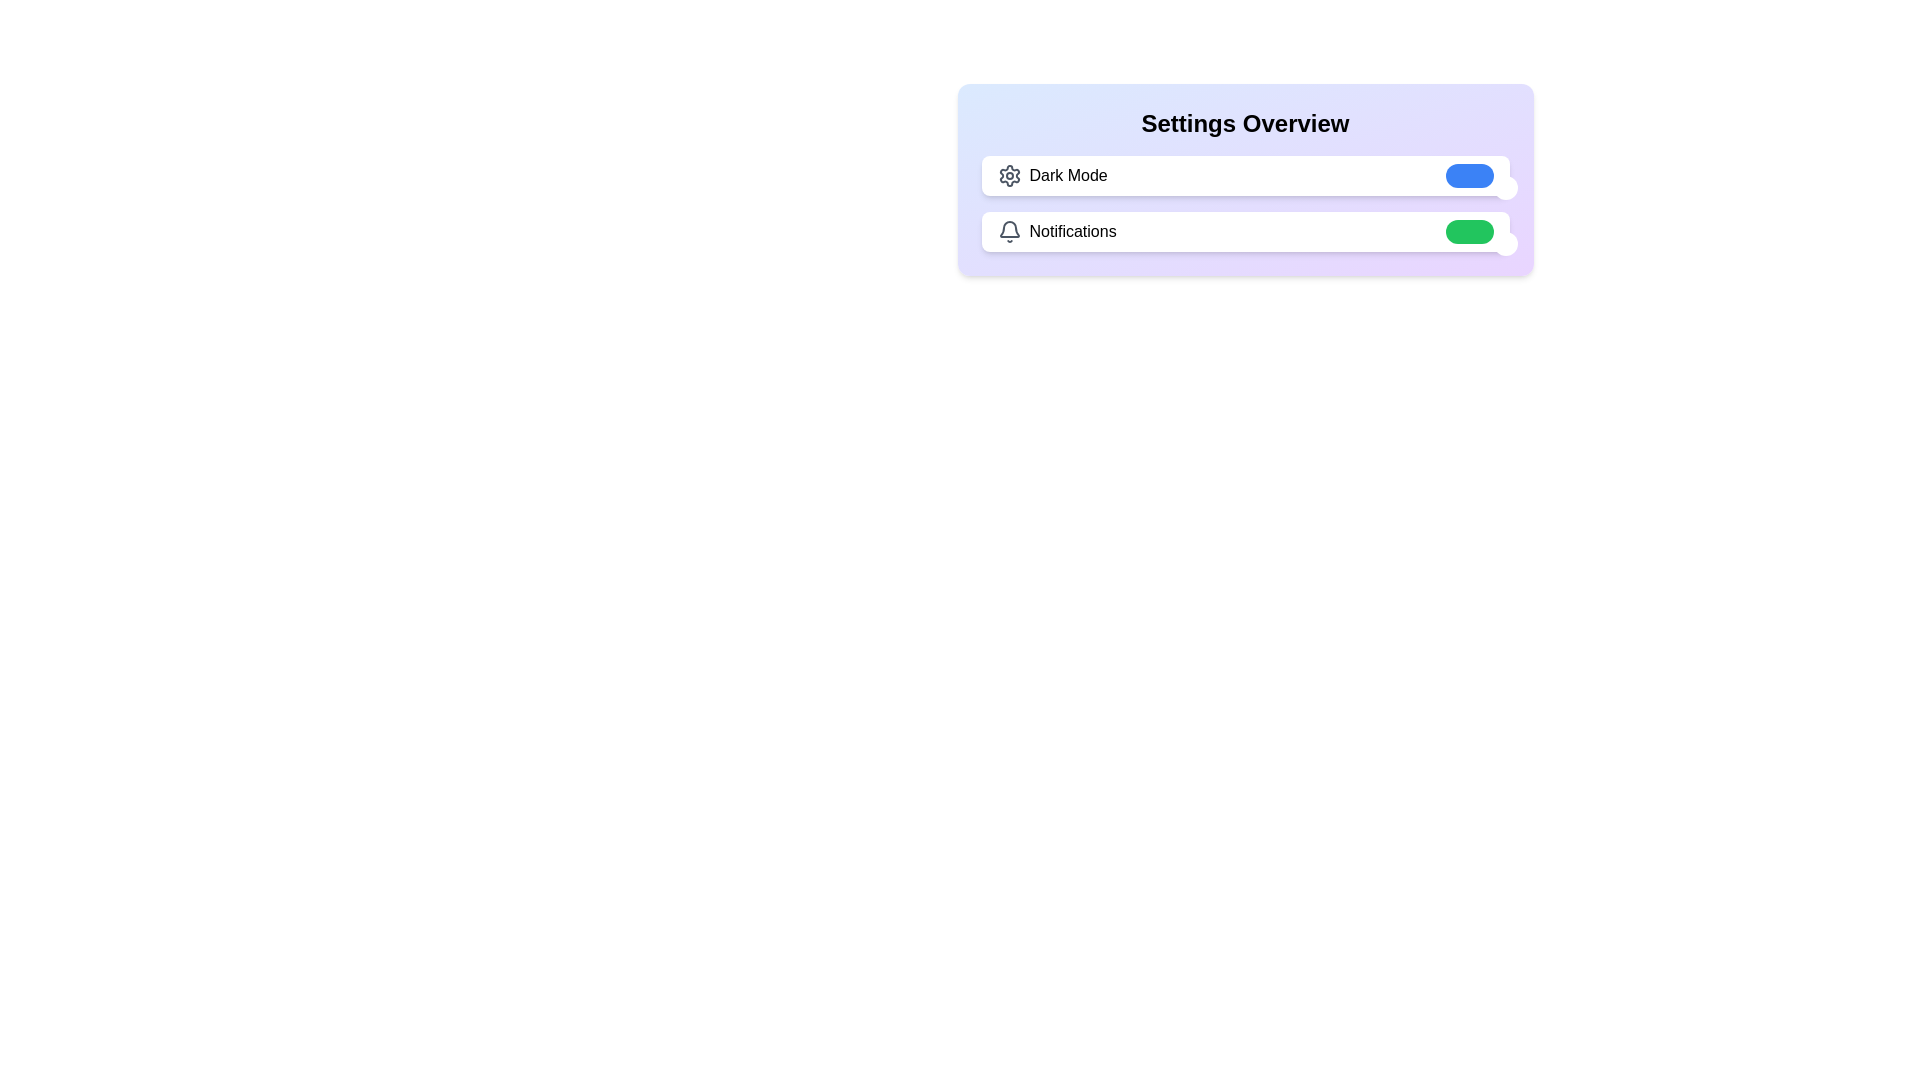  I want to click on Dark Mode toggle switch to change its state, so click(1469, 175).